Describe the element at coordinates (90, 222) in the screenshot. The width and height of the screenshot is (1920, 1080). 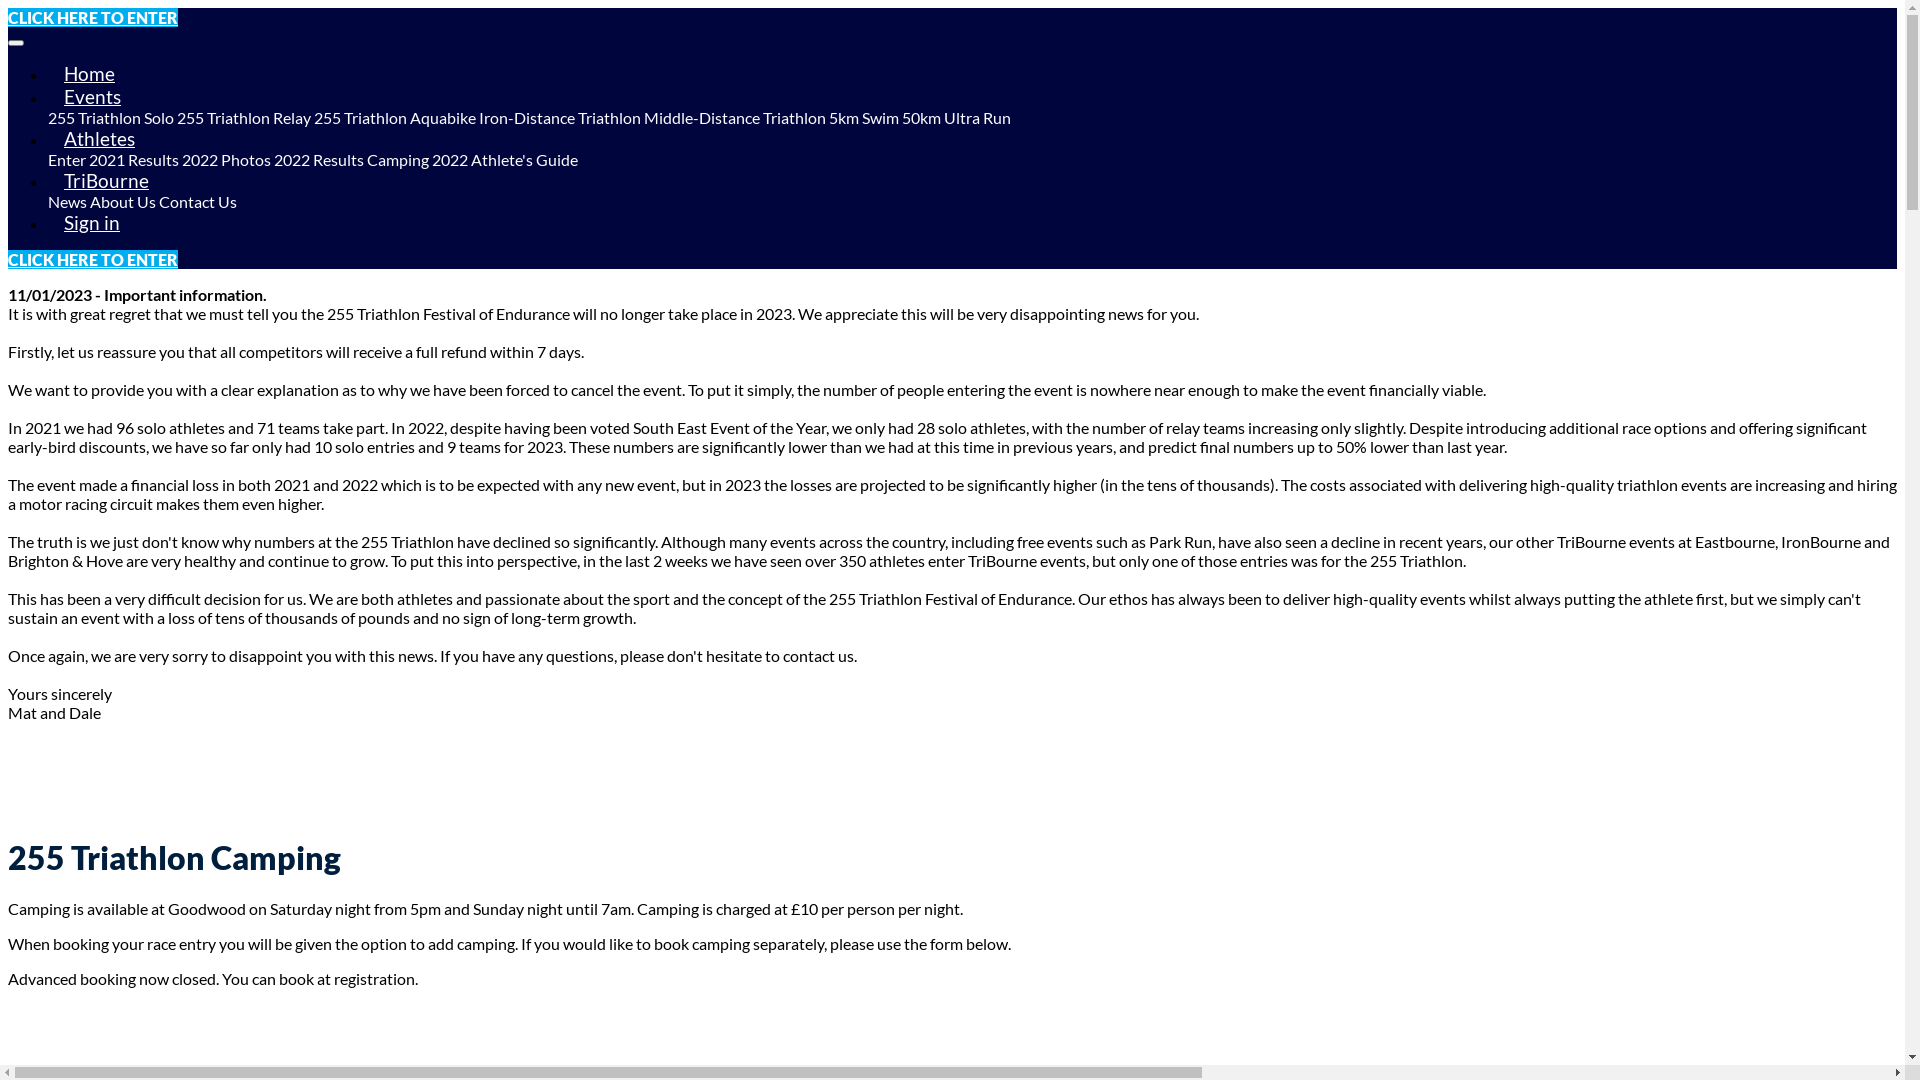
I see `'Sign in'` at that location.